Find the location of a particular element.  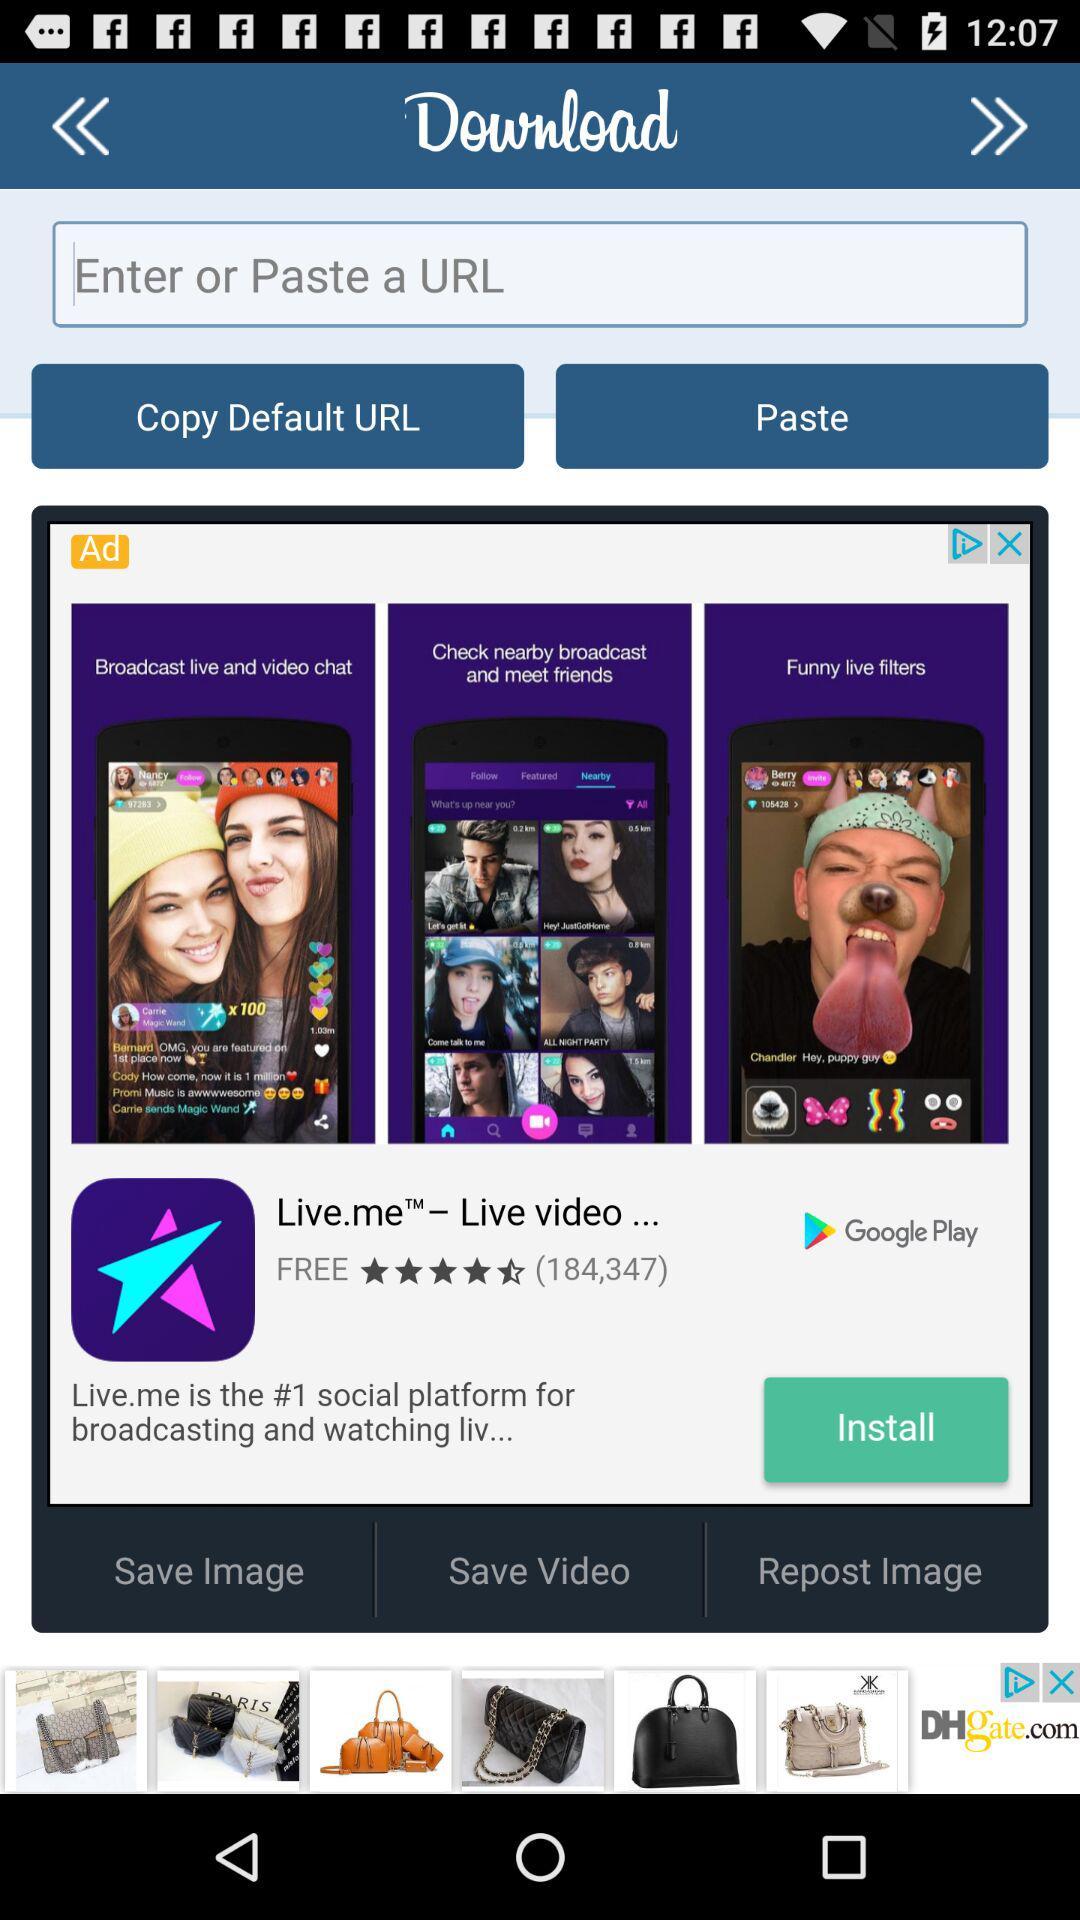

opens an advertisement is located at coordinates (540, 1727).